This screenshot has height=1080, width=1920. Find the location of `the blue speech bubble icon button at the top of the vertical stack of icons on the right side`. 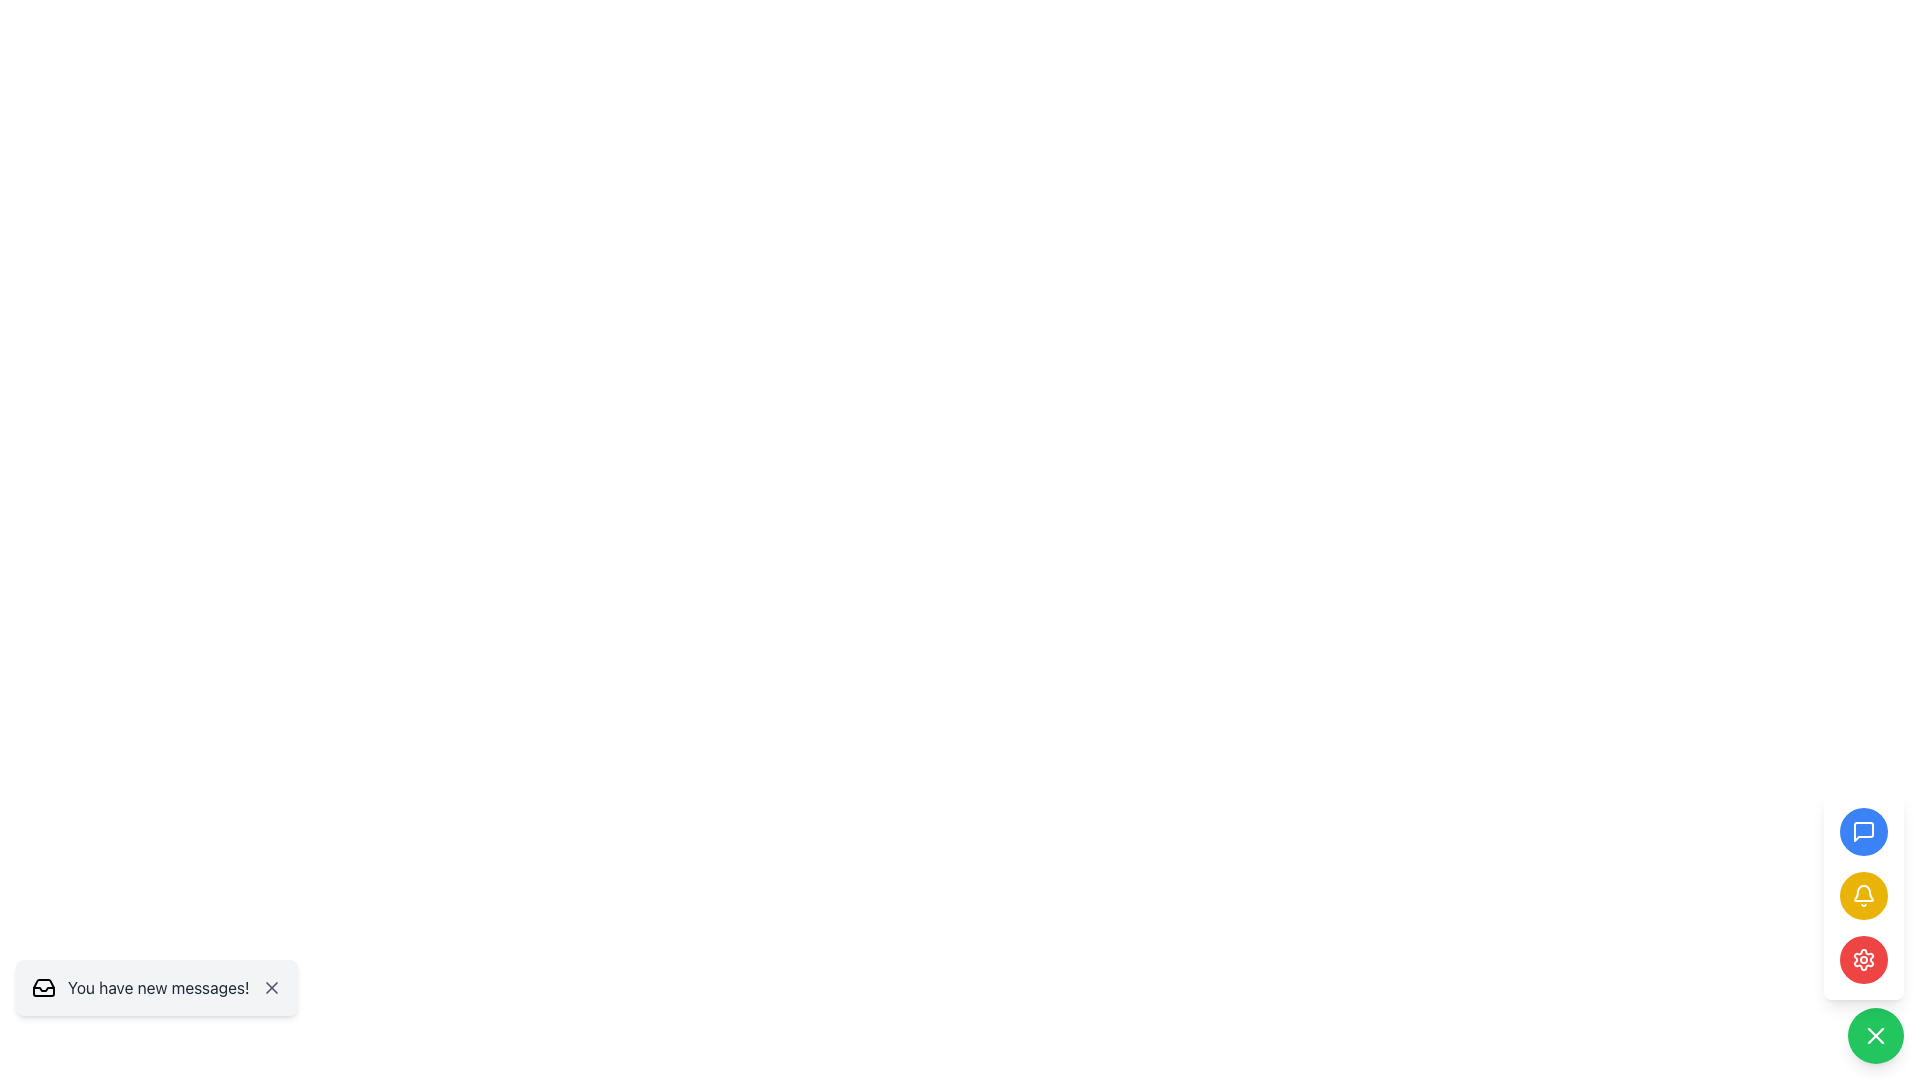

the blue speech bubble icon button at the top of the vertical stack of icons on the right side is located at coordinates (1862, 832).